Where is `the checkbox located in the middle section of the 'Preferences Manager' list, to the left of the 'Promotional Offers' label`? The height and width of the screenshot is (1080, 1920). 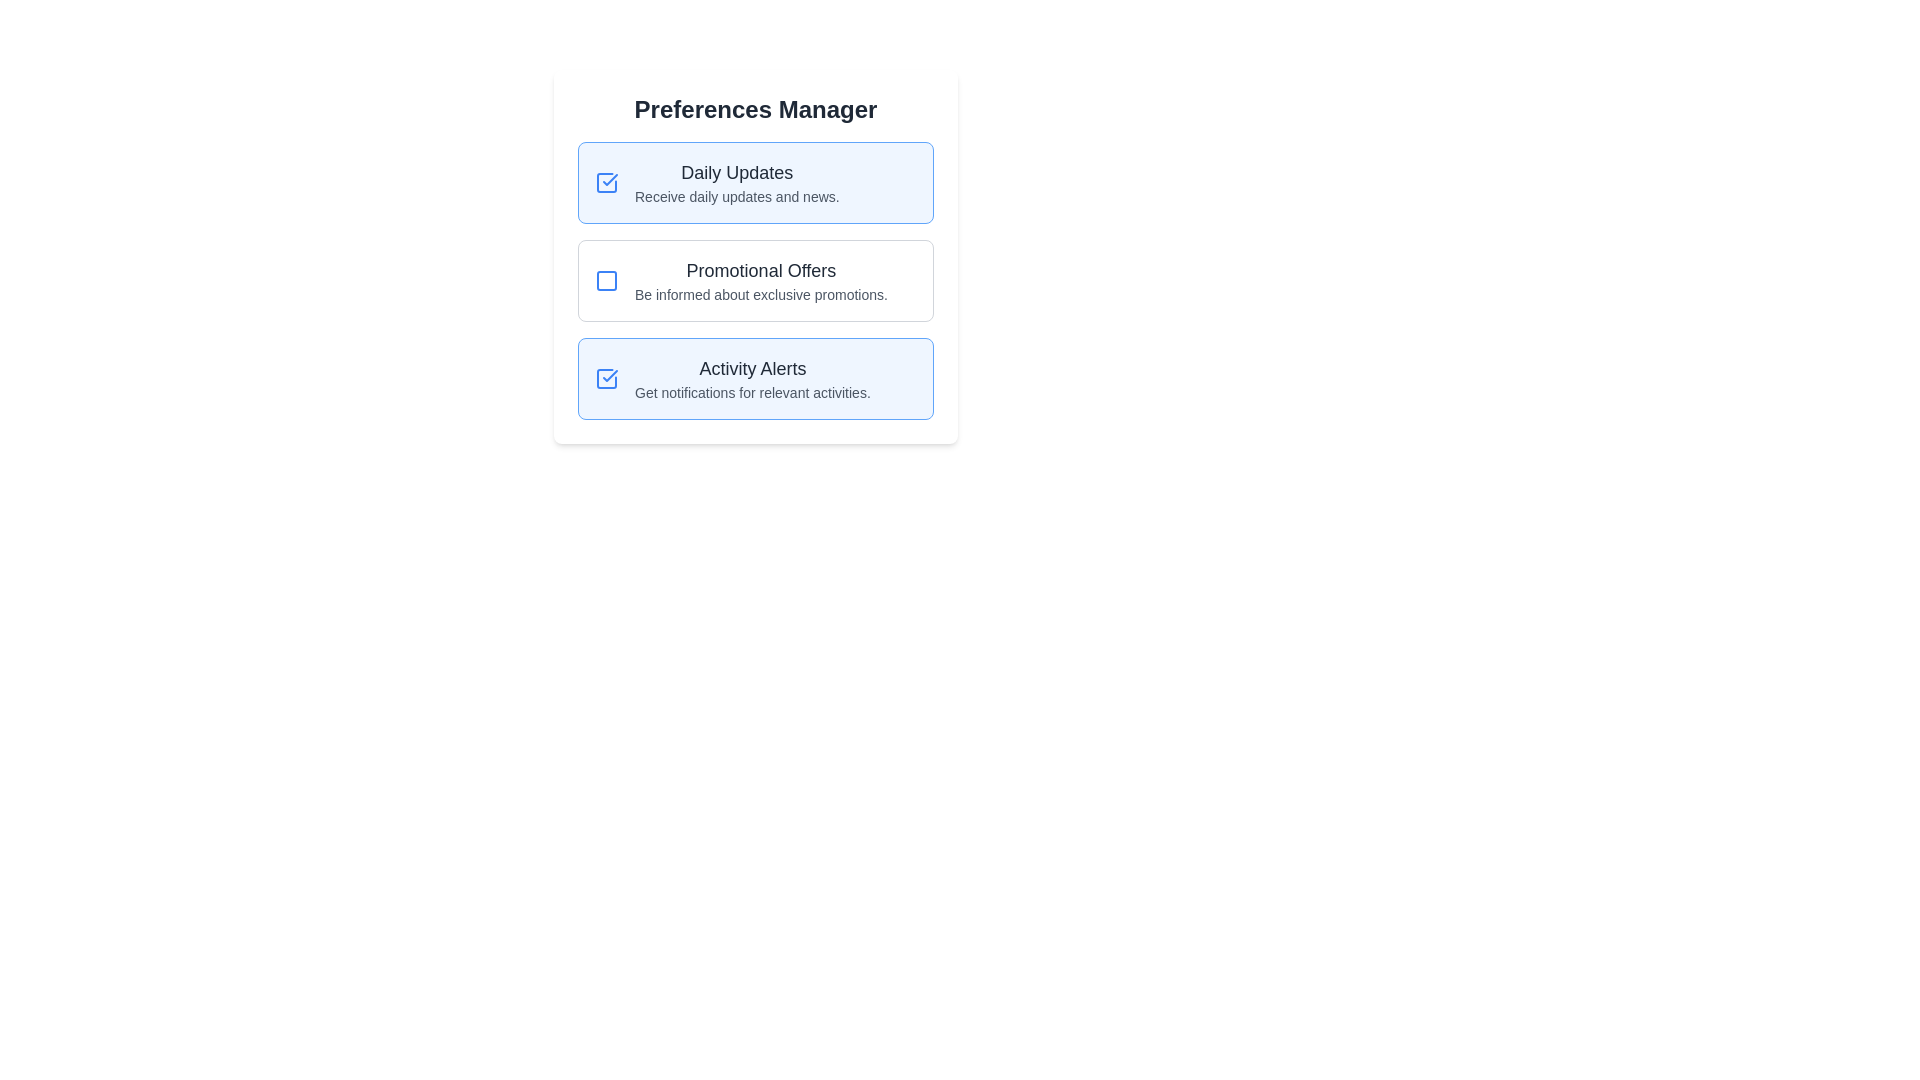
the checkbox located in the middle section of the 'Preferences Manager' list, to the left of the 'Promotional Offers' label is located at coordinates (605, 281).